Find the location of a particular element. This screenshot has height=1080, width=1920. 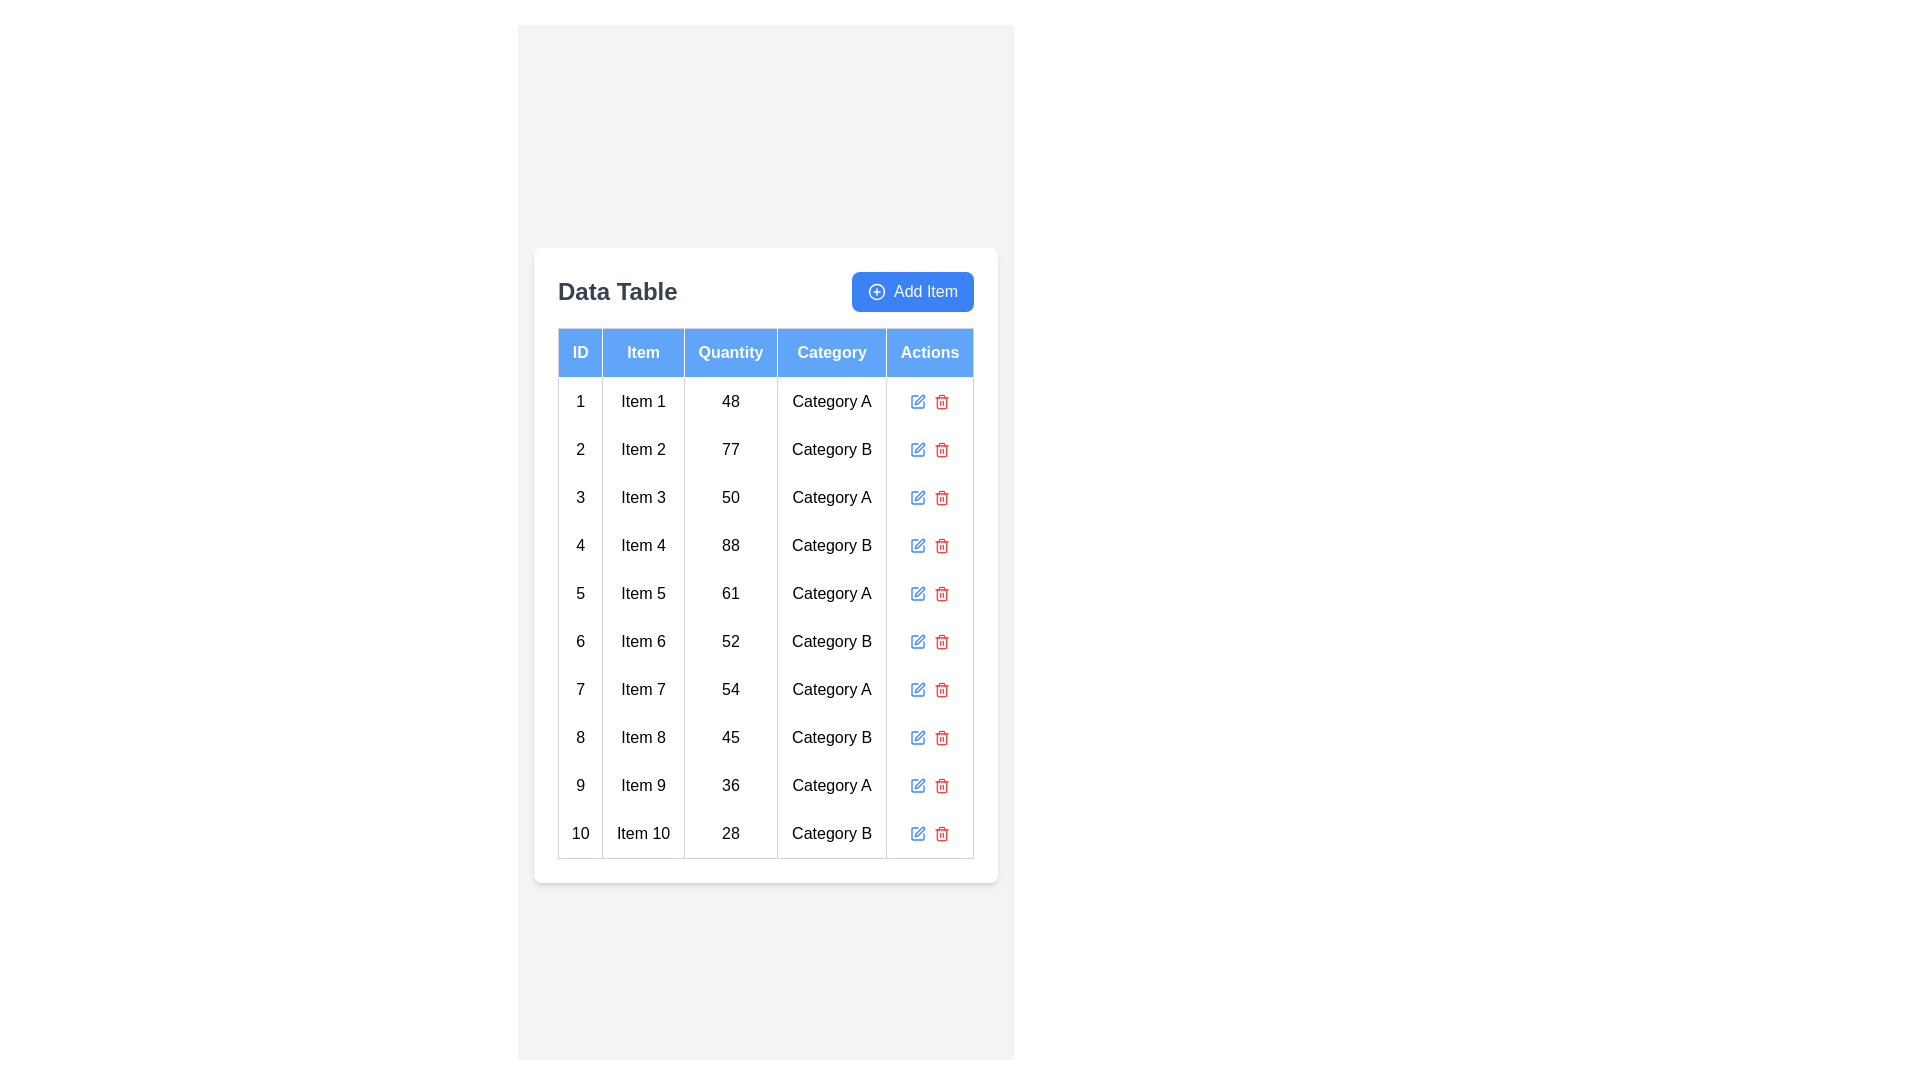

the text label displaying 'Category A', which is part of the table in the 'Category' column associated with 'Item 7' is located at coordinates (832, 688).